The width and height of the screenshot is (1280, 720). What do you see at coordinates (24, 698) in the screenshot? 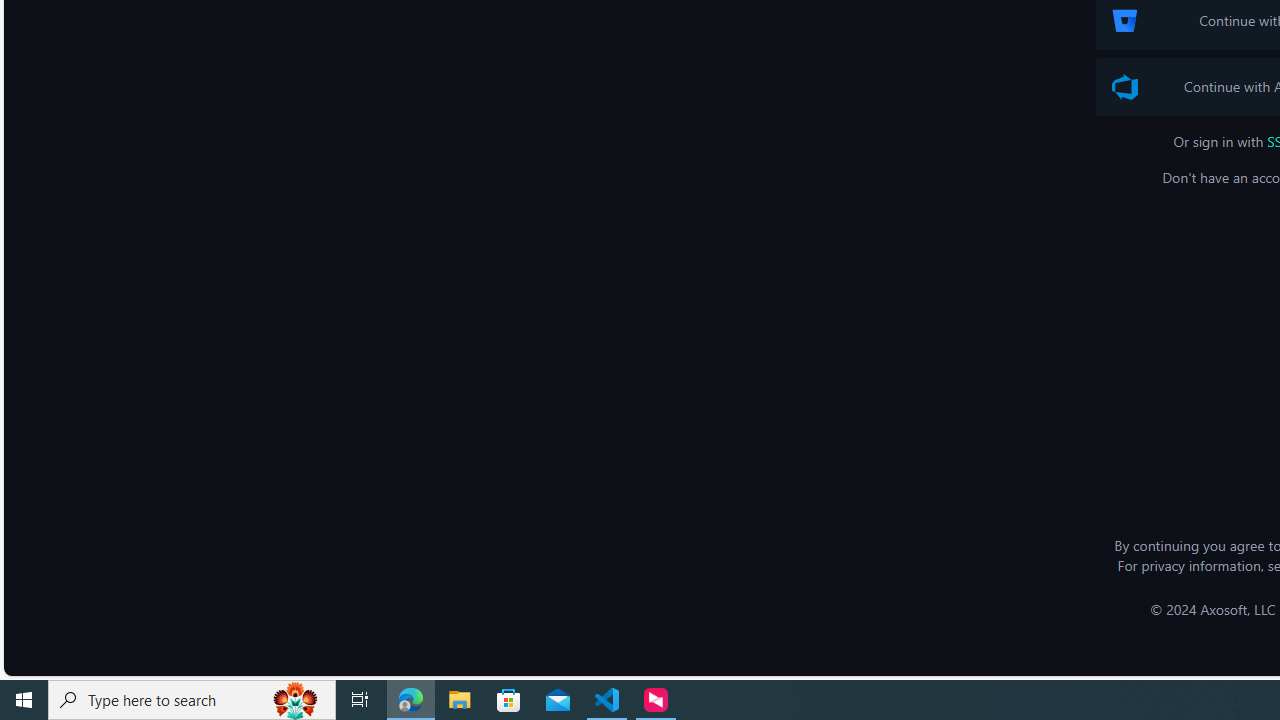
I see `'Start'` at bounding box center [24, 698].